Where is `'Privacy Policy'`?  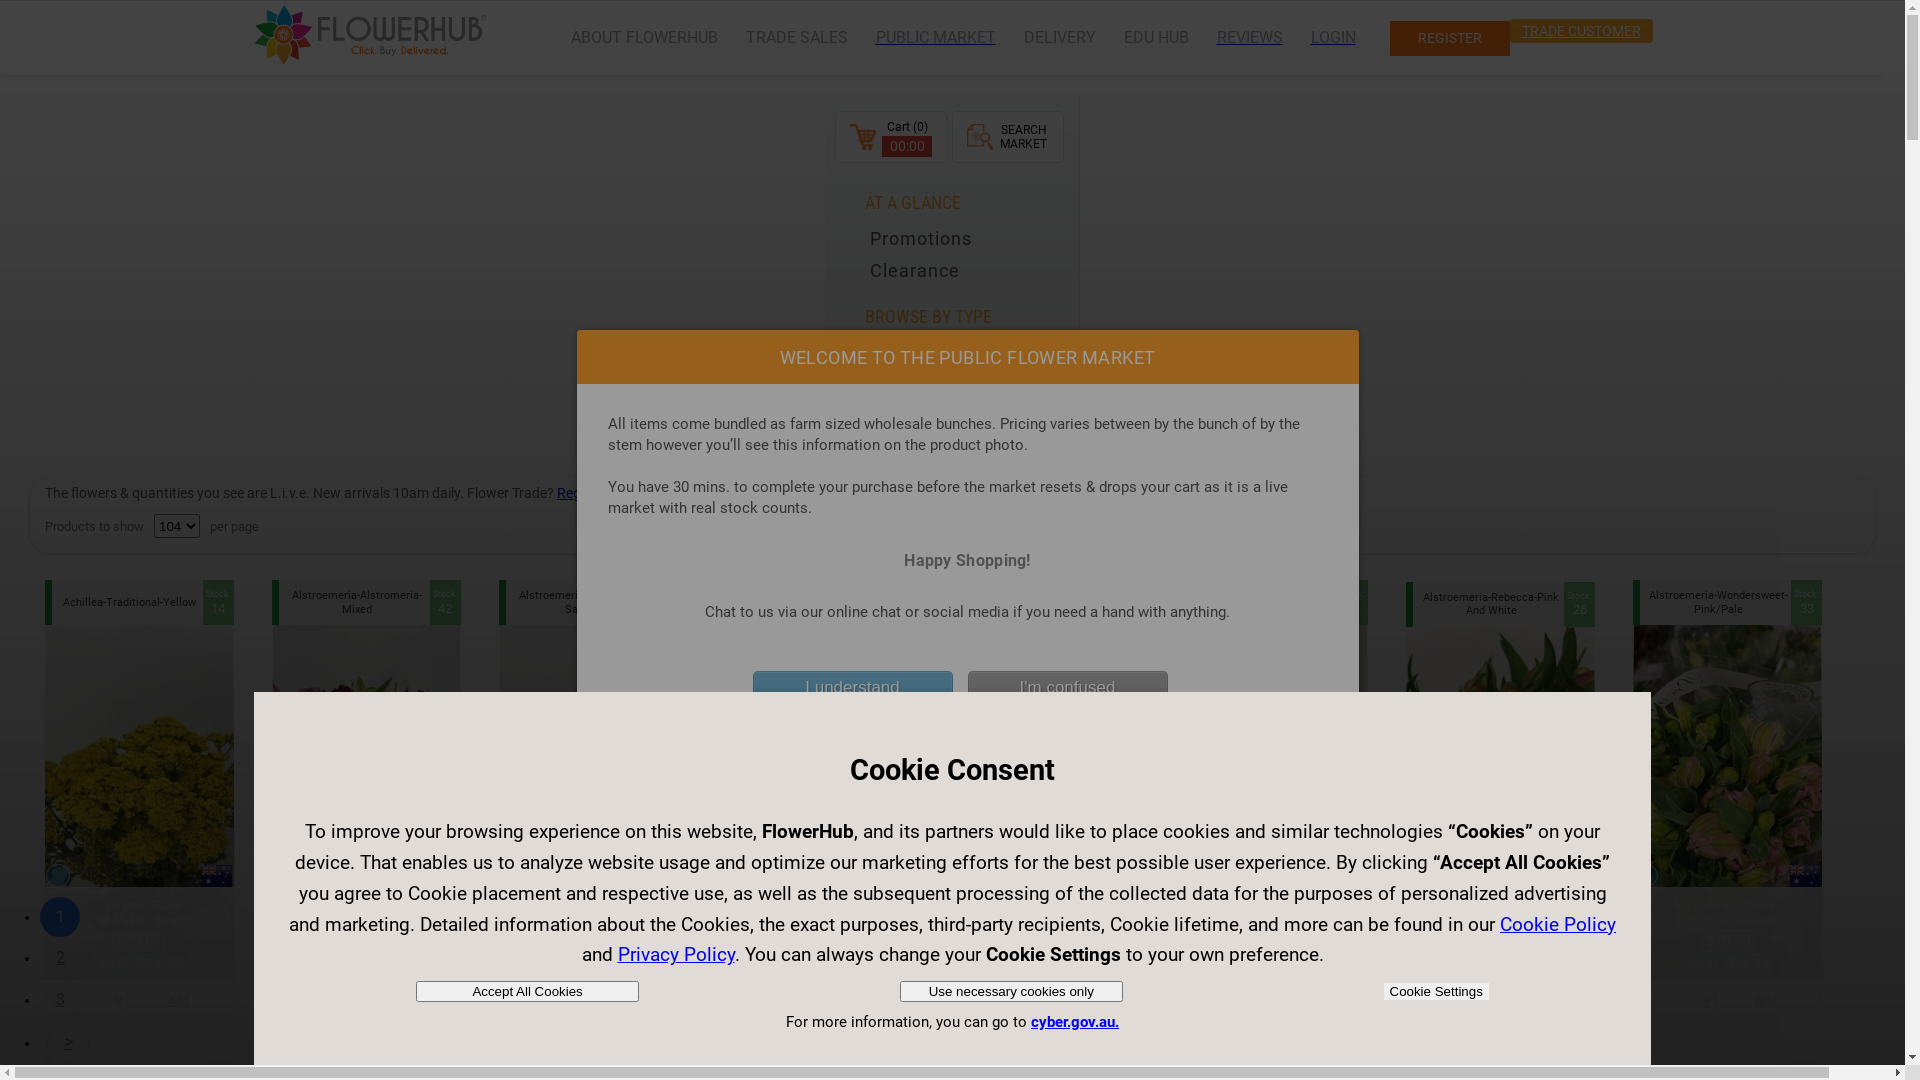
'Privacy Policy' is located at coordinates (676, 953).